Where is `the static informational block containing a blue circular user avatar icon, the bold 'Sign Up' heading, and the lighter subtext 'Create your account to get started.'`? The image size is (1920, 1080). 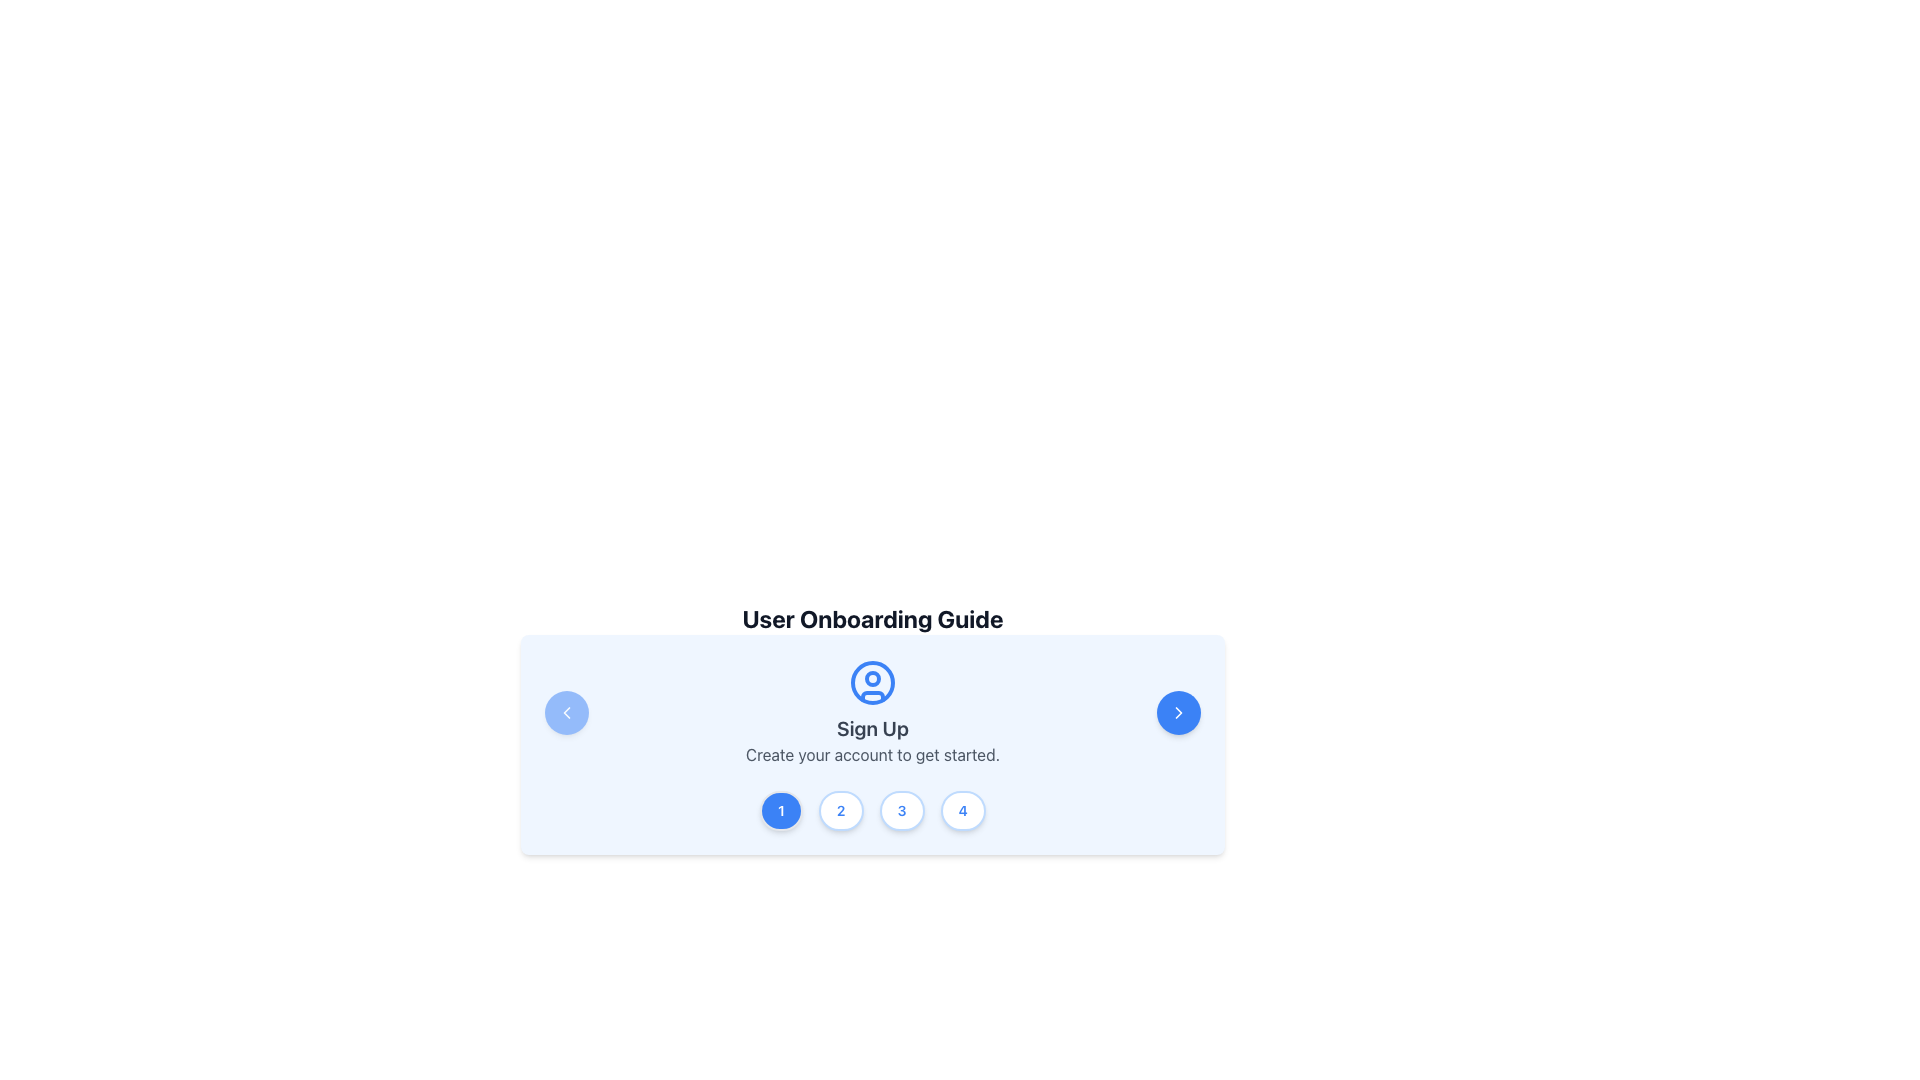 the static informational block containing a blue circular user avatar icon, the bold 'Sign Up' heading, and the lighter subtext 'Create your account to get started.' is located at coordinates (873, 712).